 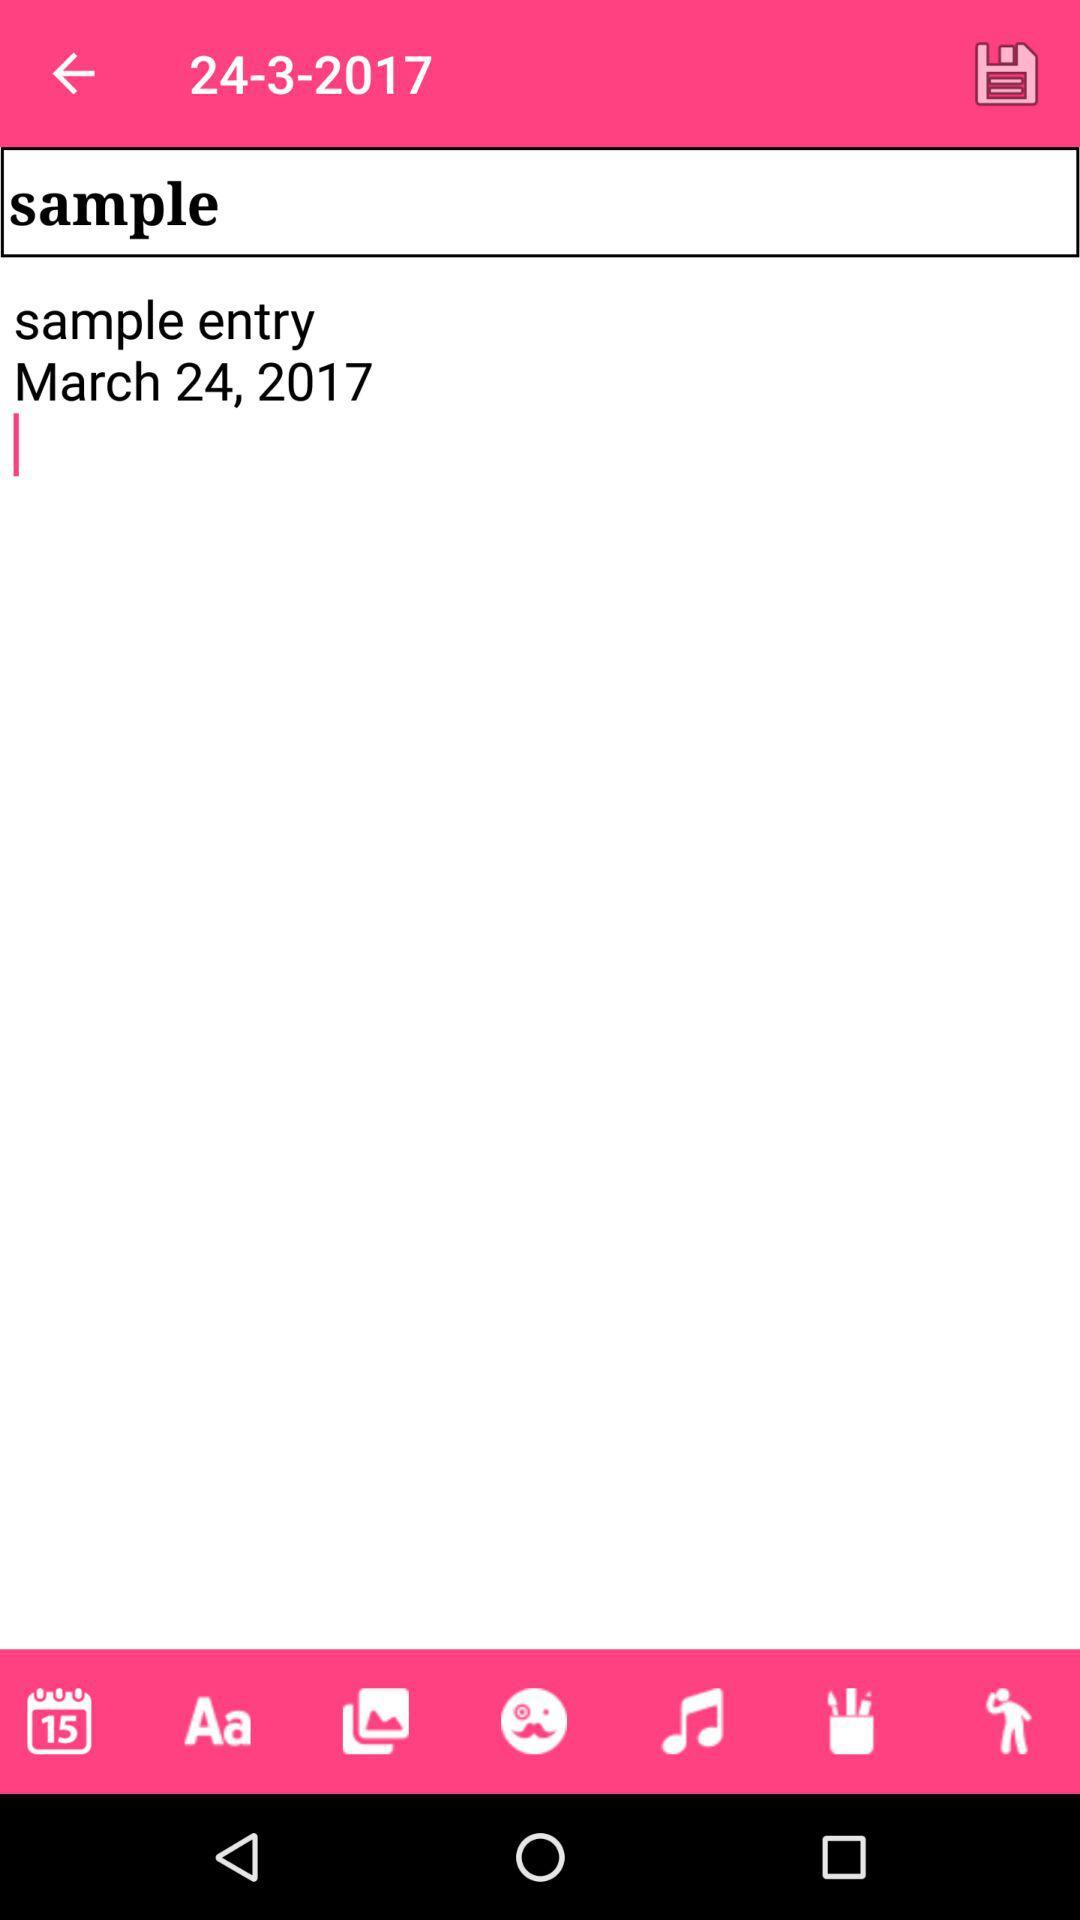 I want to click on the item below sample entry march item, so click(x=532, y=1720).